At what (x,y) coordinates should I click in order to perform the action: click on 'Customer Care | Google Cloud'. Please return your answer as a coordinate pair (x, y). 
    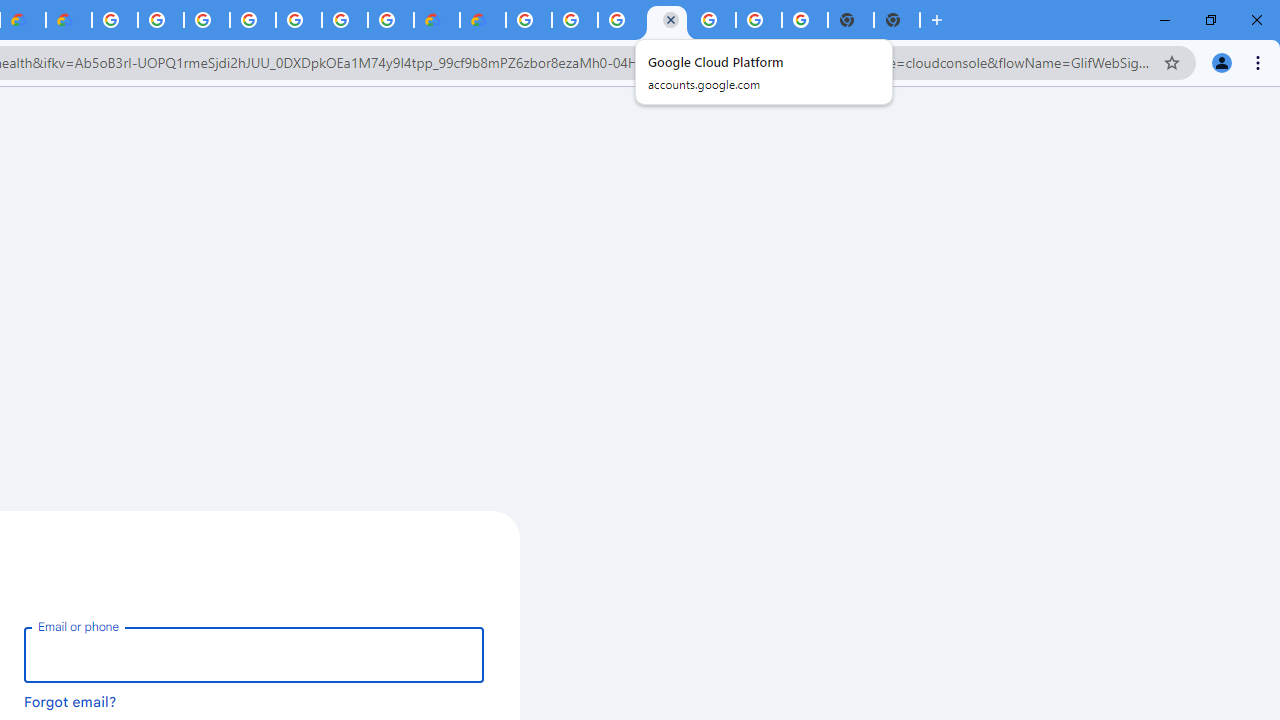
    Looking at the image, I should click on (435, 20).